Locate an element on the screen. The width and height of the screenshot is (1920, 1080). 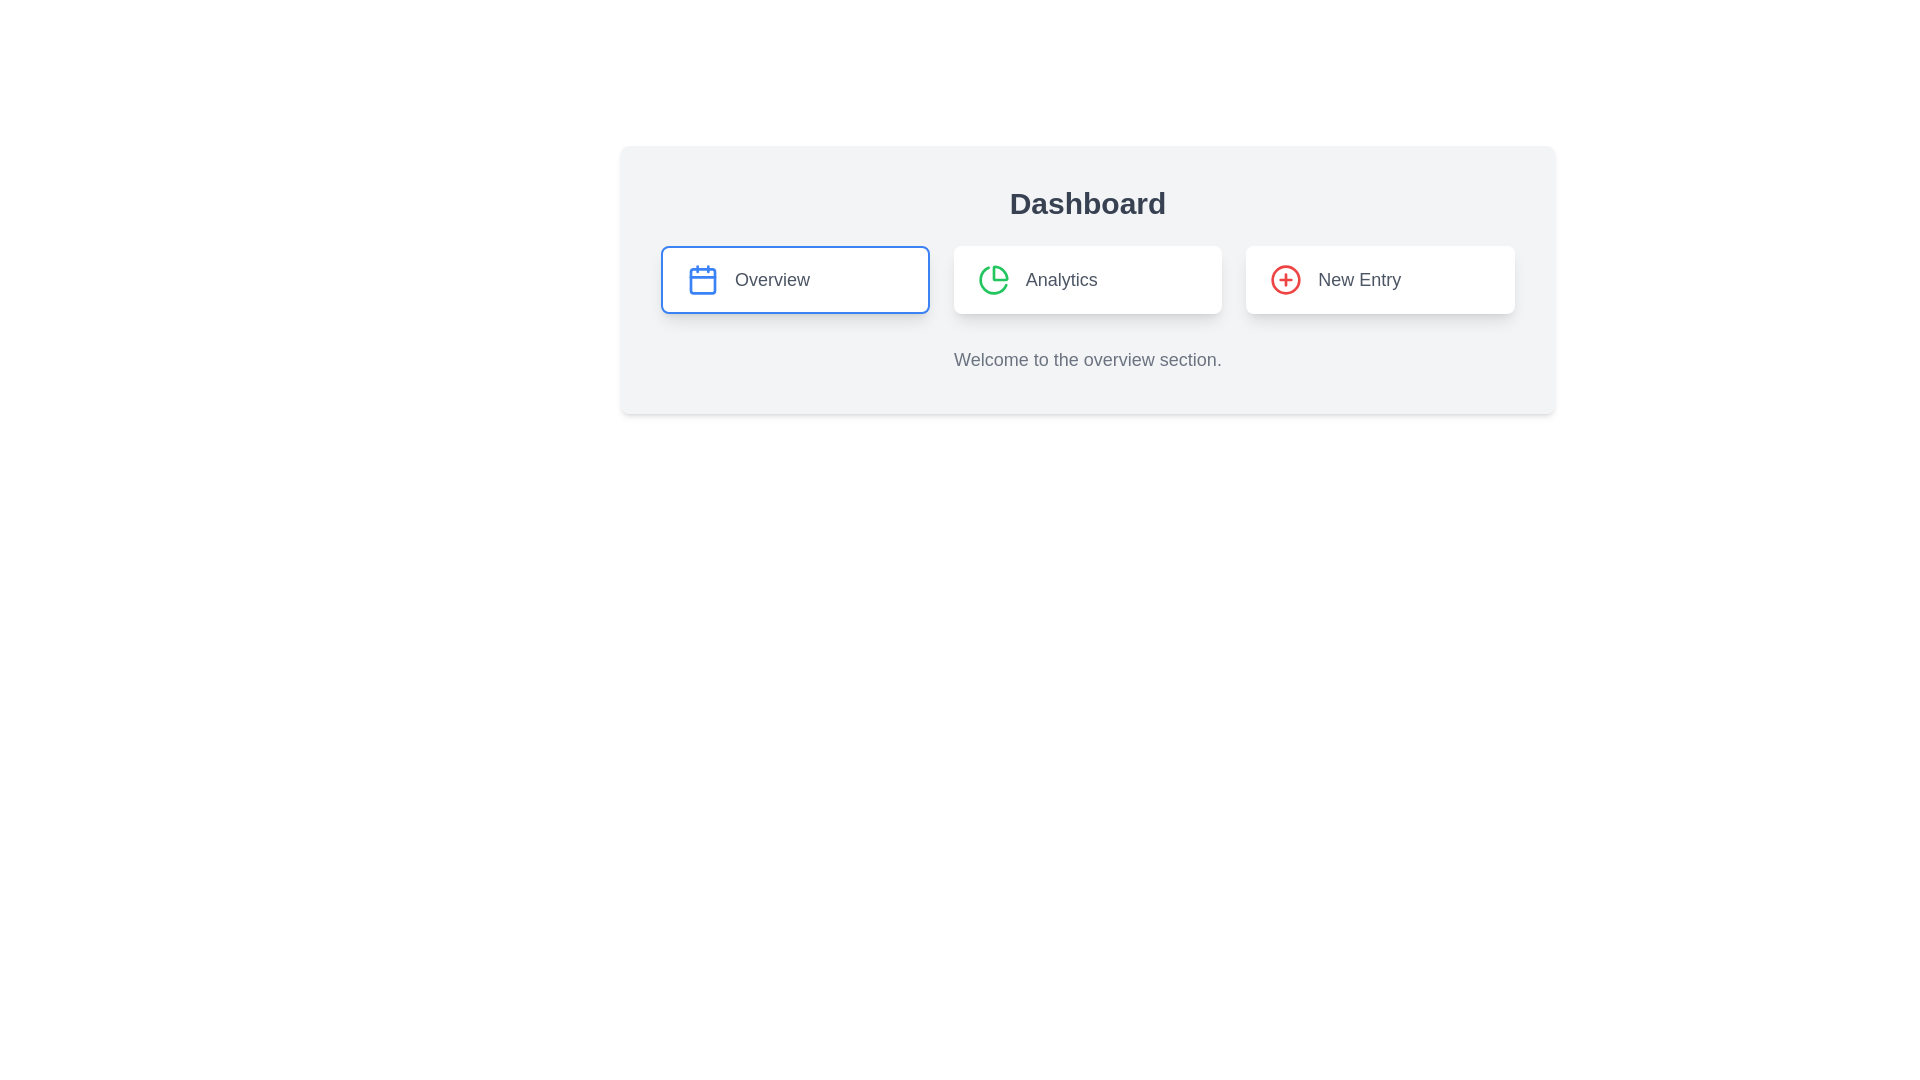
the static text label reading 'Overview', which is part of a button with a blue border and an icon to its left is located at coordinates (771, 280).